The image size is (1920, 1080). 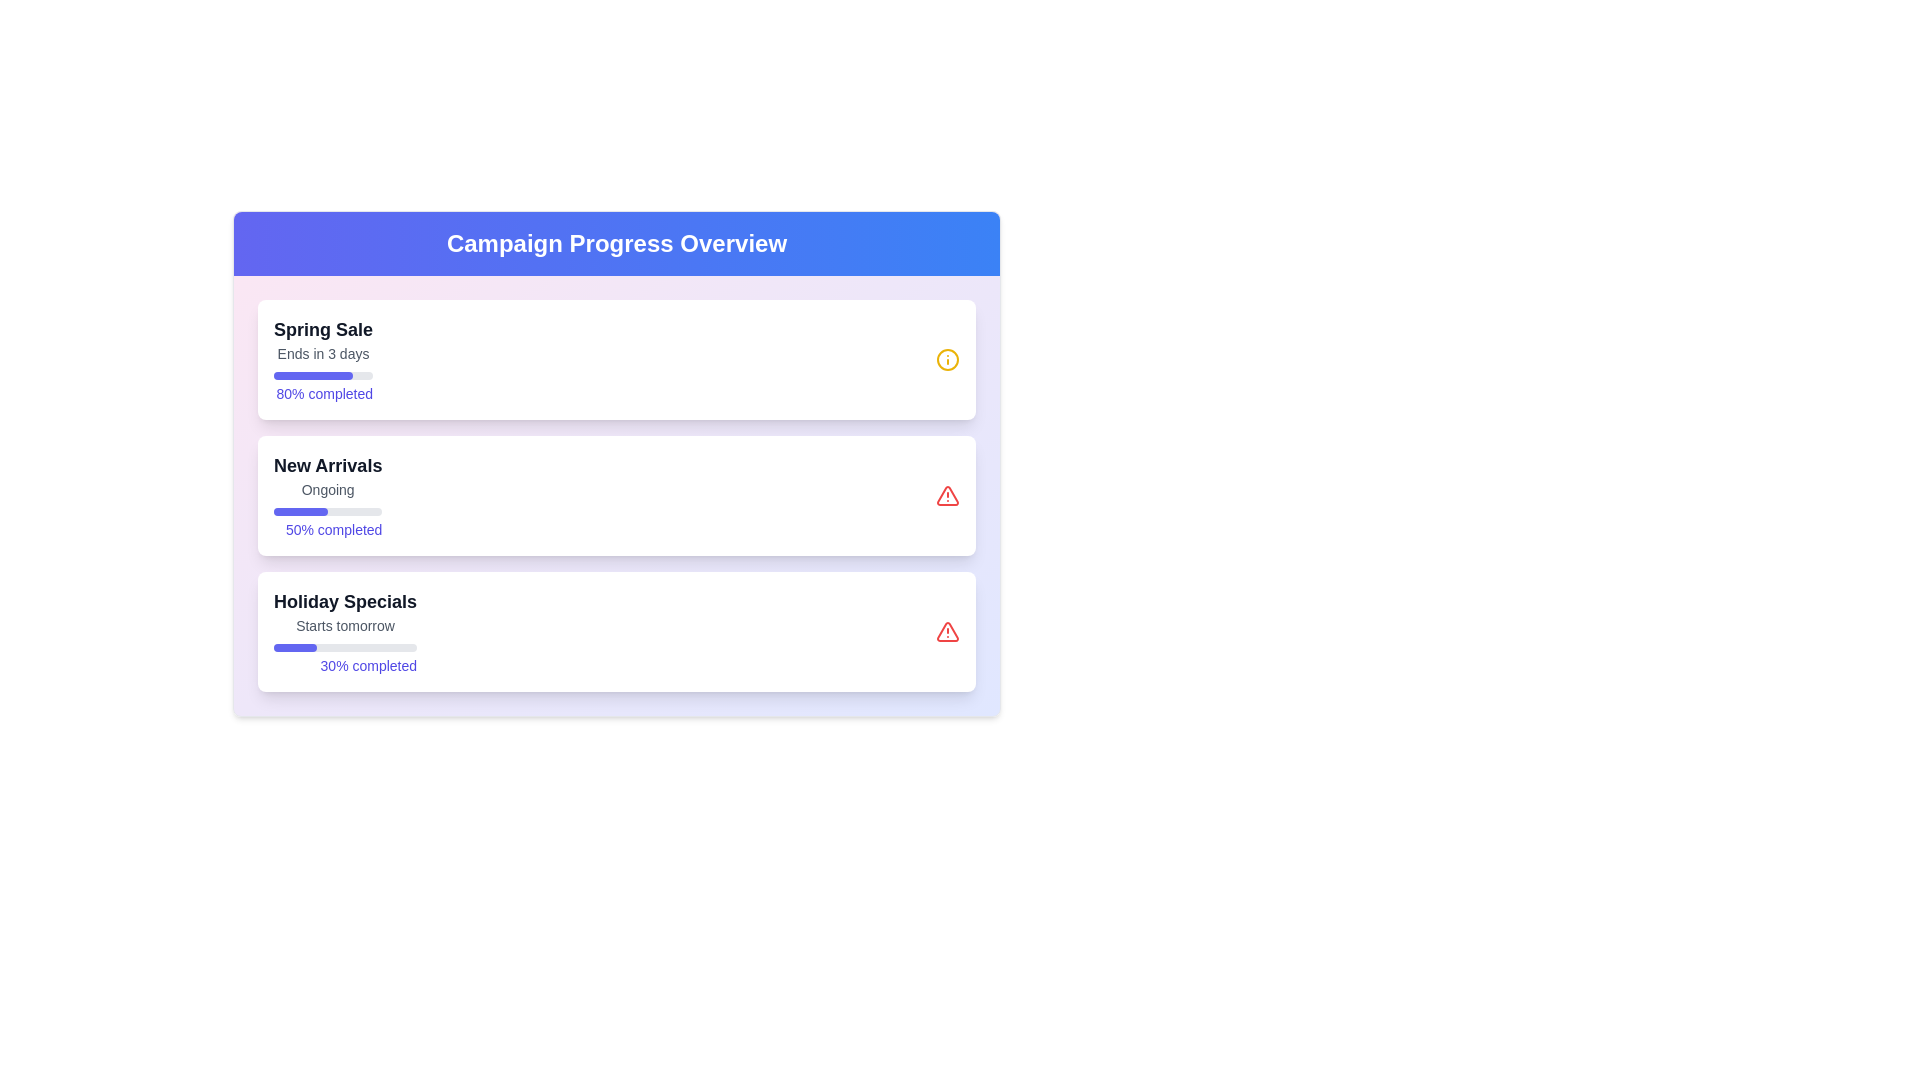 I want to click on the static header text label that provides a descriptive title for the campaign progress overview, located at the top-central part of the interface, so click(x=616, y=242).